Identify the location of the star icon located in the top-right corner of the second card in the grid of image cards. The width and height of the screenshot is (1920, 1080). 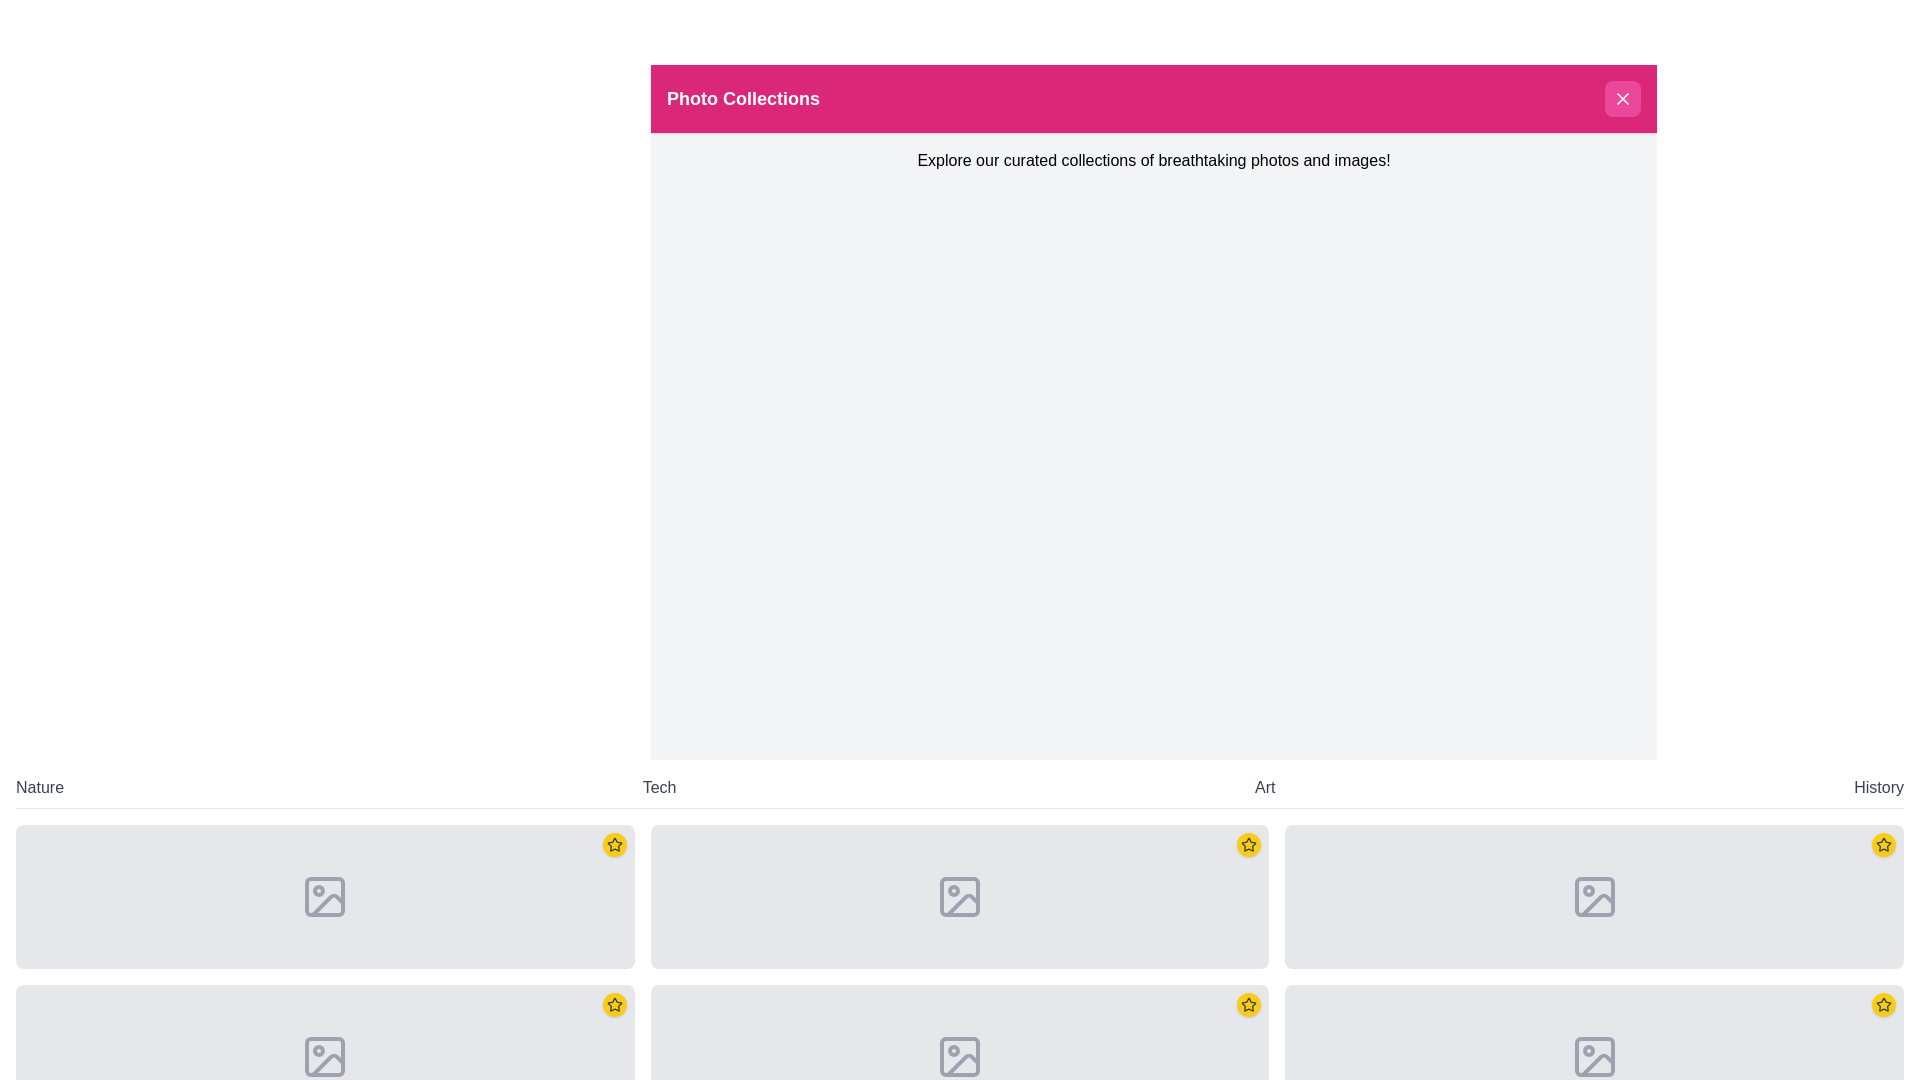
(613, 1005).